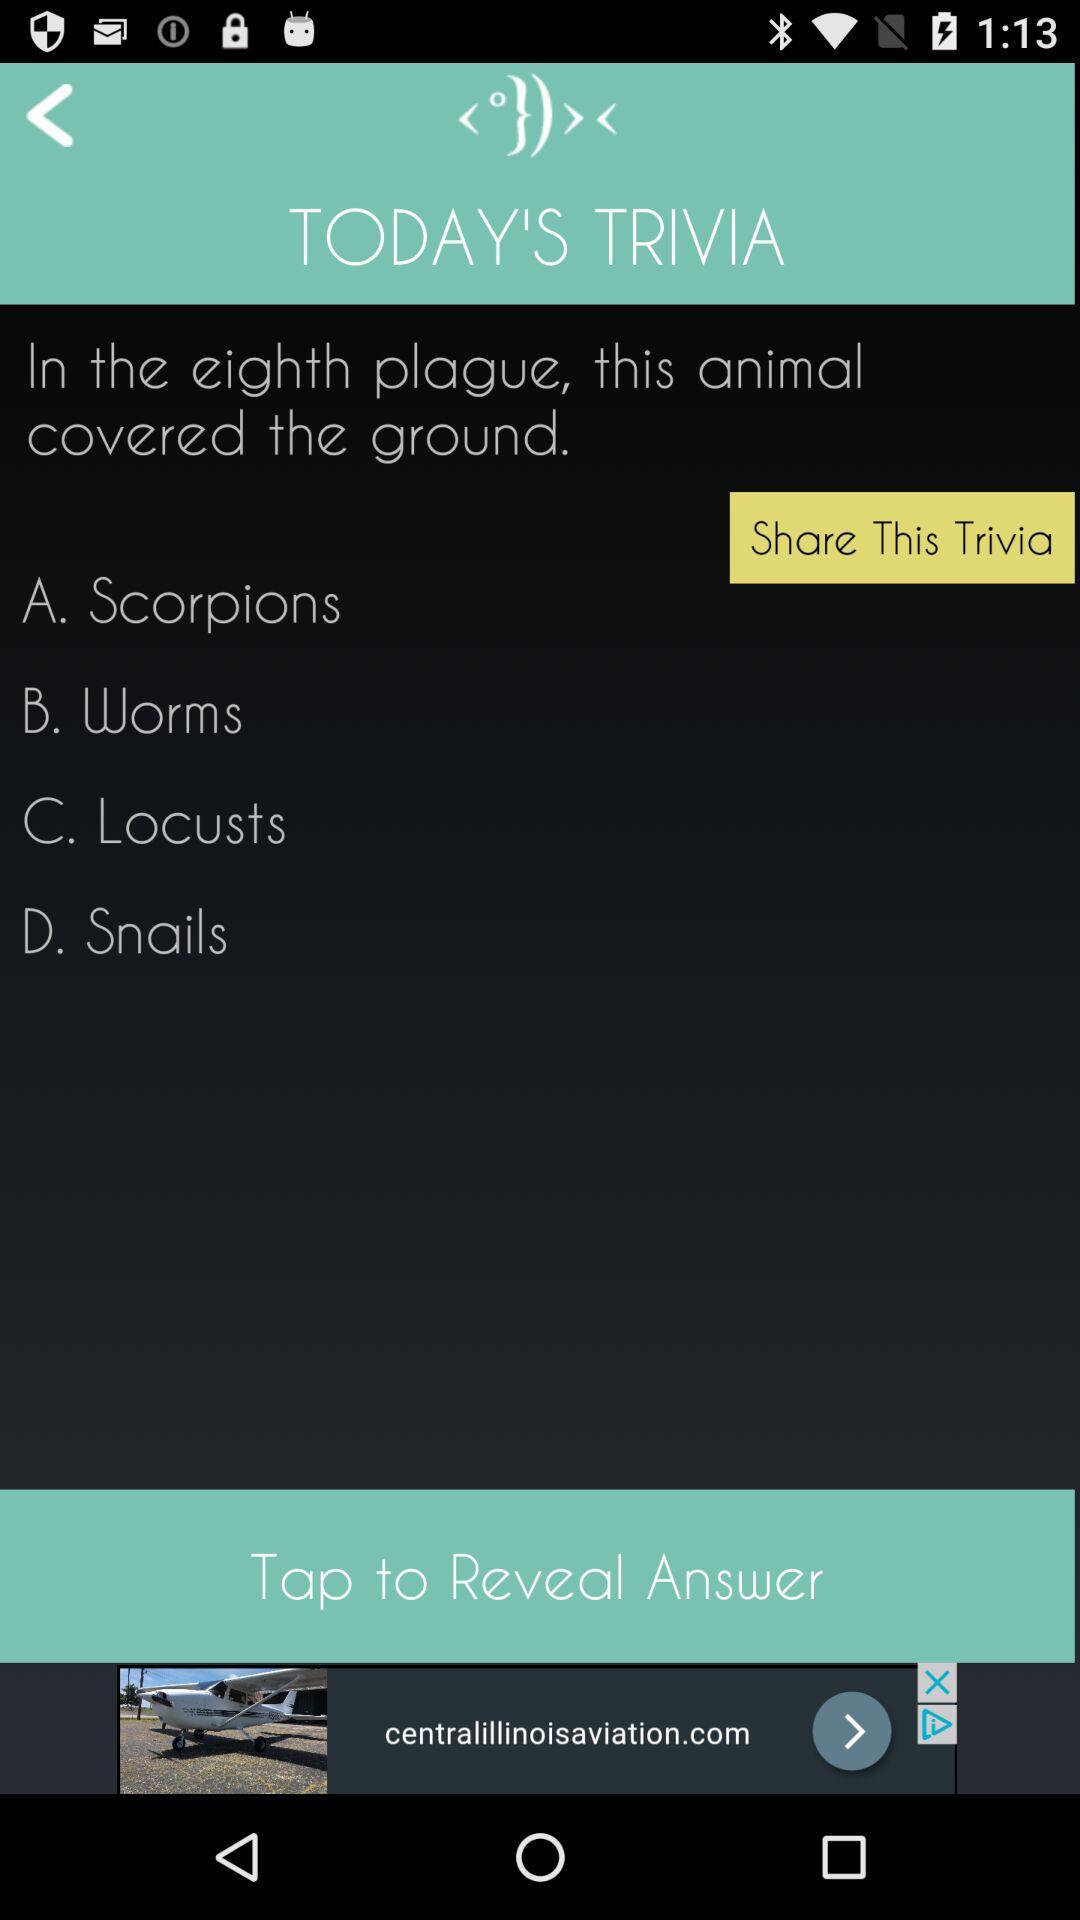 The height and width of the screenshot is (1920, 1080). Describe the element at coordinates (535, 1727) in the screenshot. I see `advertisement bar` at that location.